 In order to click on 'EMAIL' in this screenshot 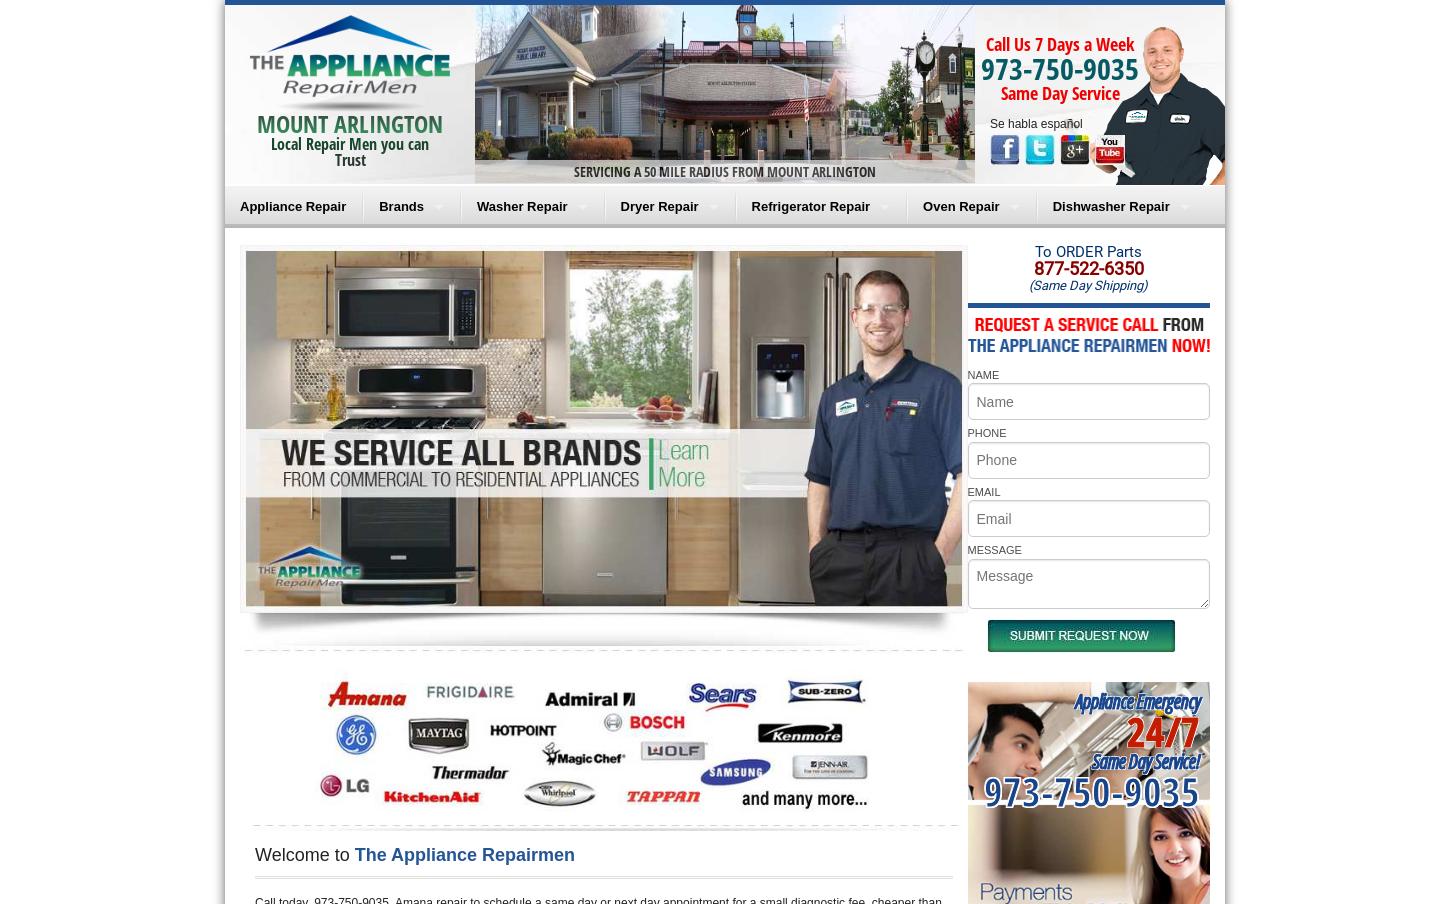, I will do `click(983, 489)`.